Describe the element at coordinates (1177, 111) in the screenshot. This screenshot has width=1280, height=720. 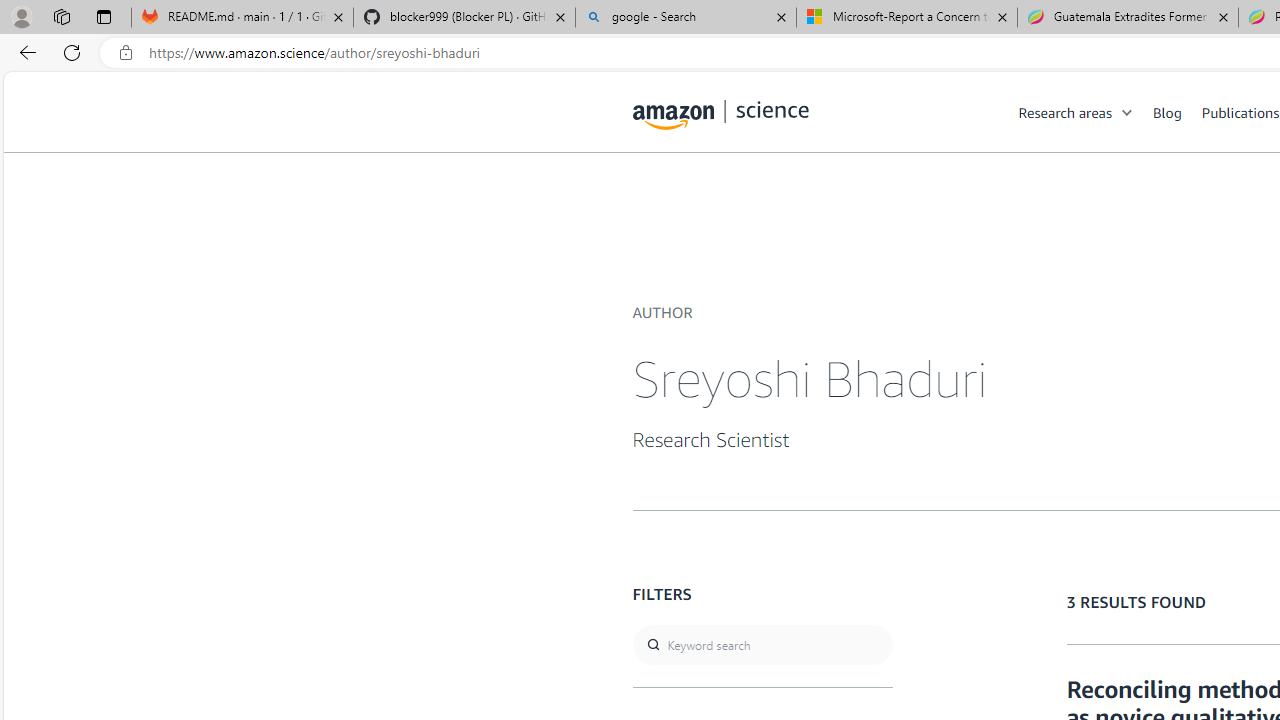
I see `'Blog'` at that location.